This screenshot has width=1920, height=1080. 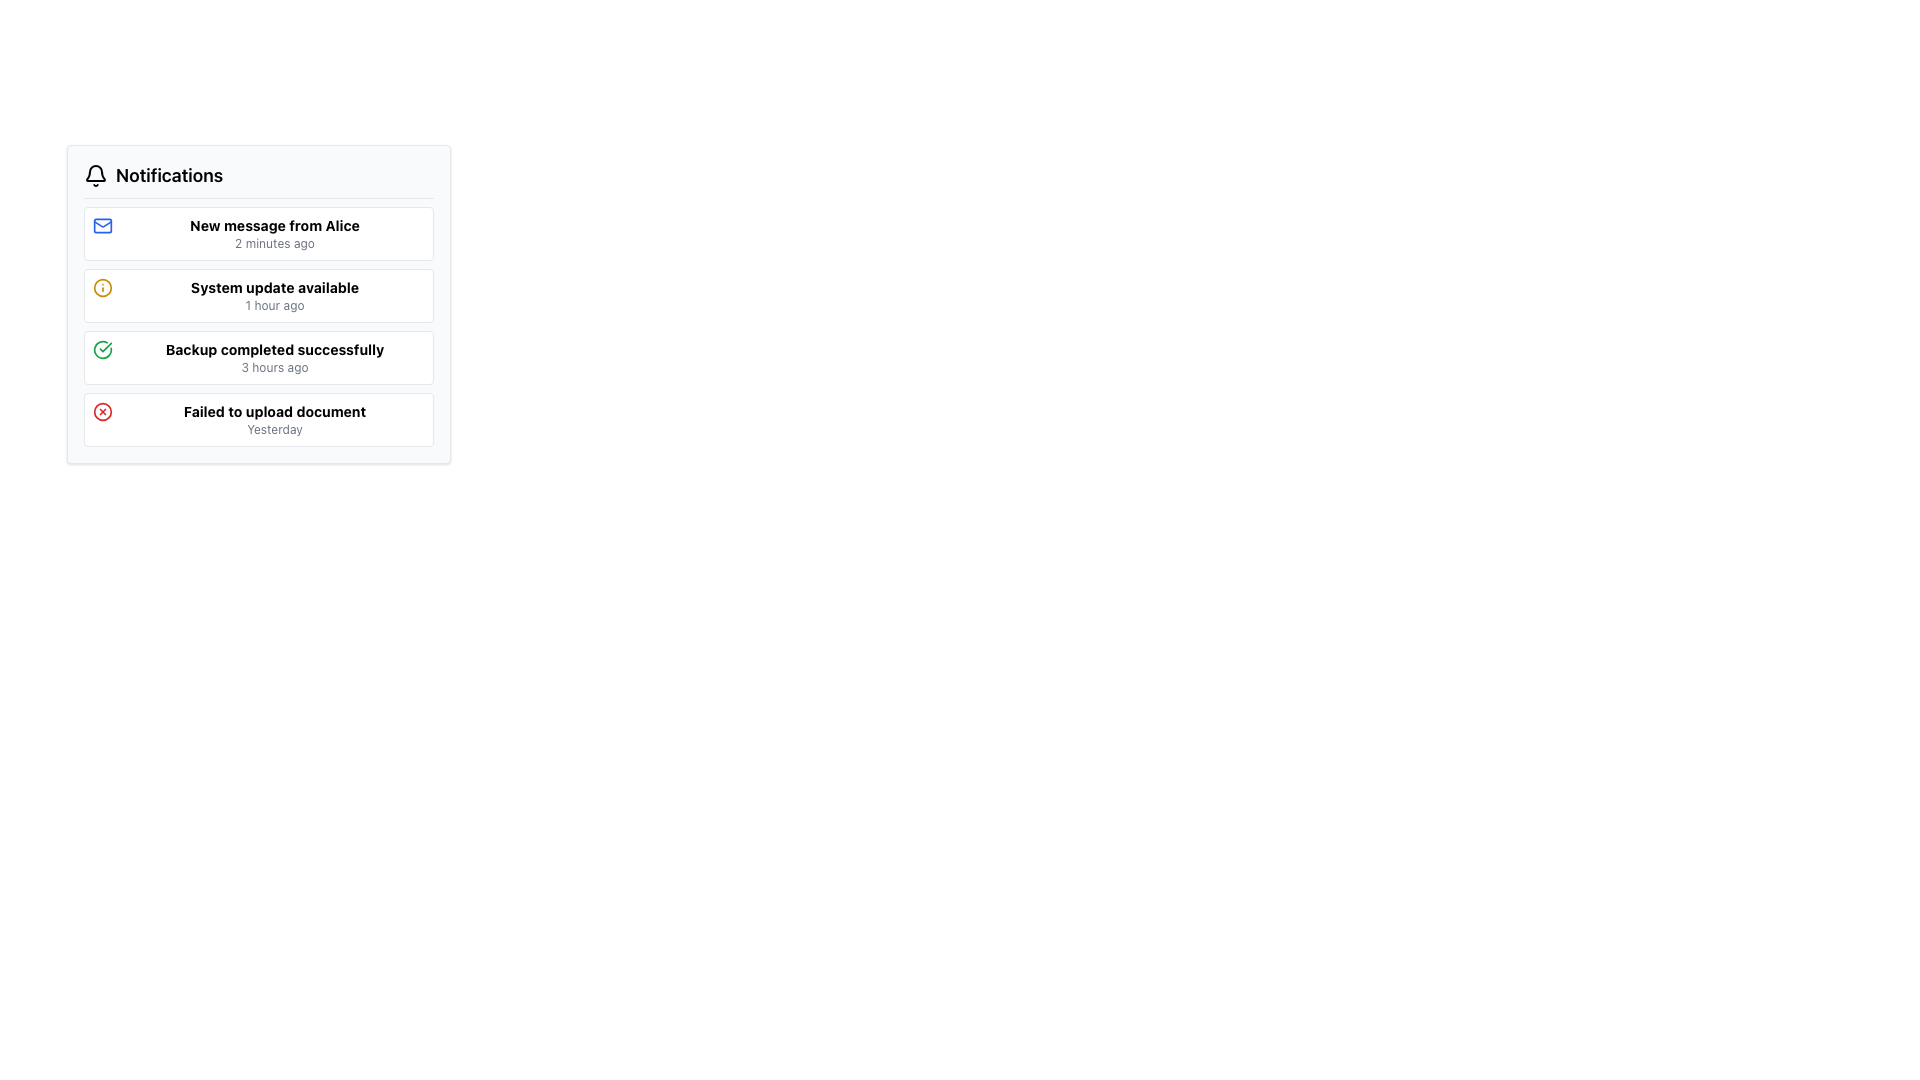 What do you see at coordinates (273, 367) in the screenshot?
I see `the text label displaying '3 hours ago' located in the notification panel under 'Backup completed successfully.'` at bounding box center [273, 367].